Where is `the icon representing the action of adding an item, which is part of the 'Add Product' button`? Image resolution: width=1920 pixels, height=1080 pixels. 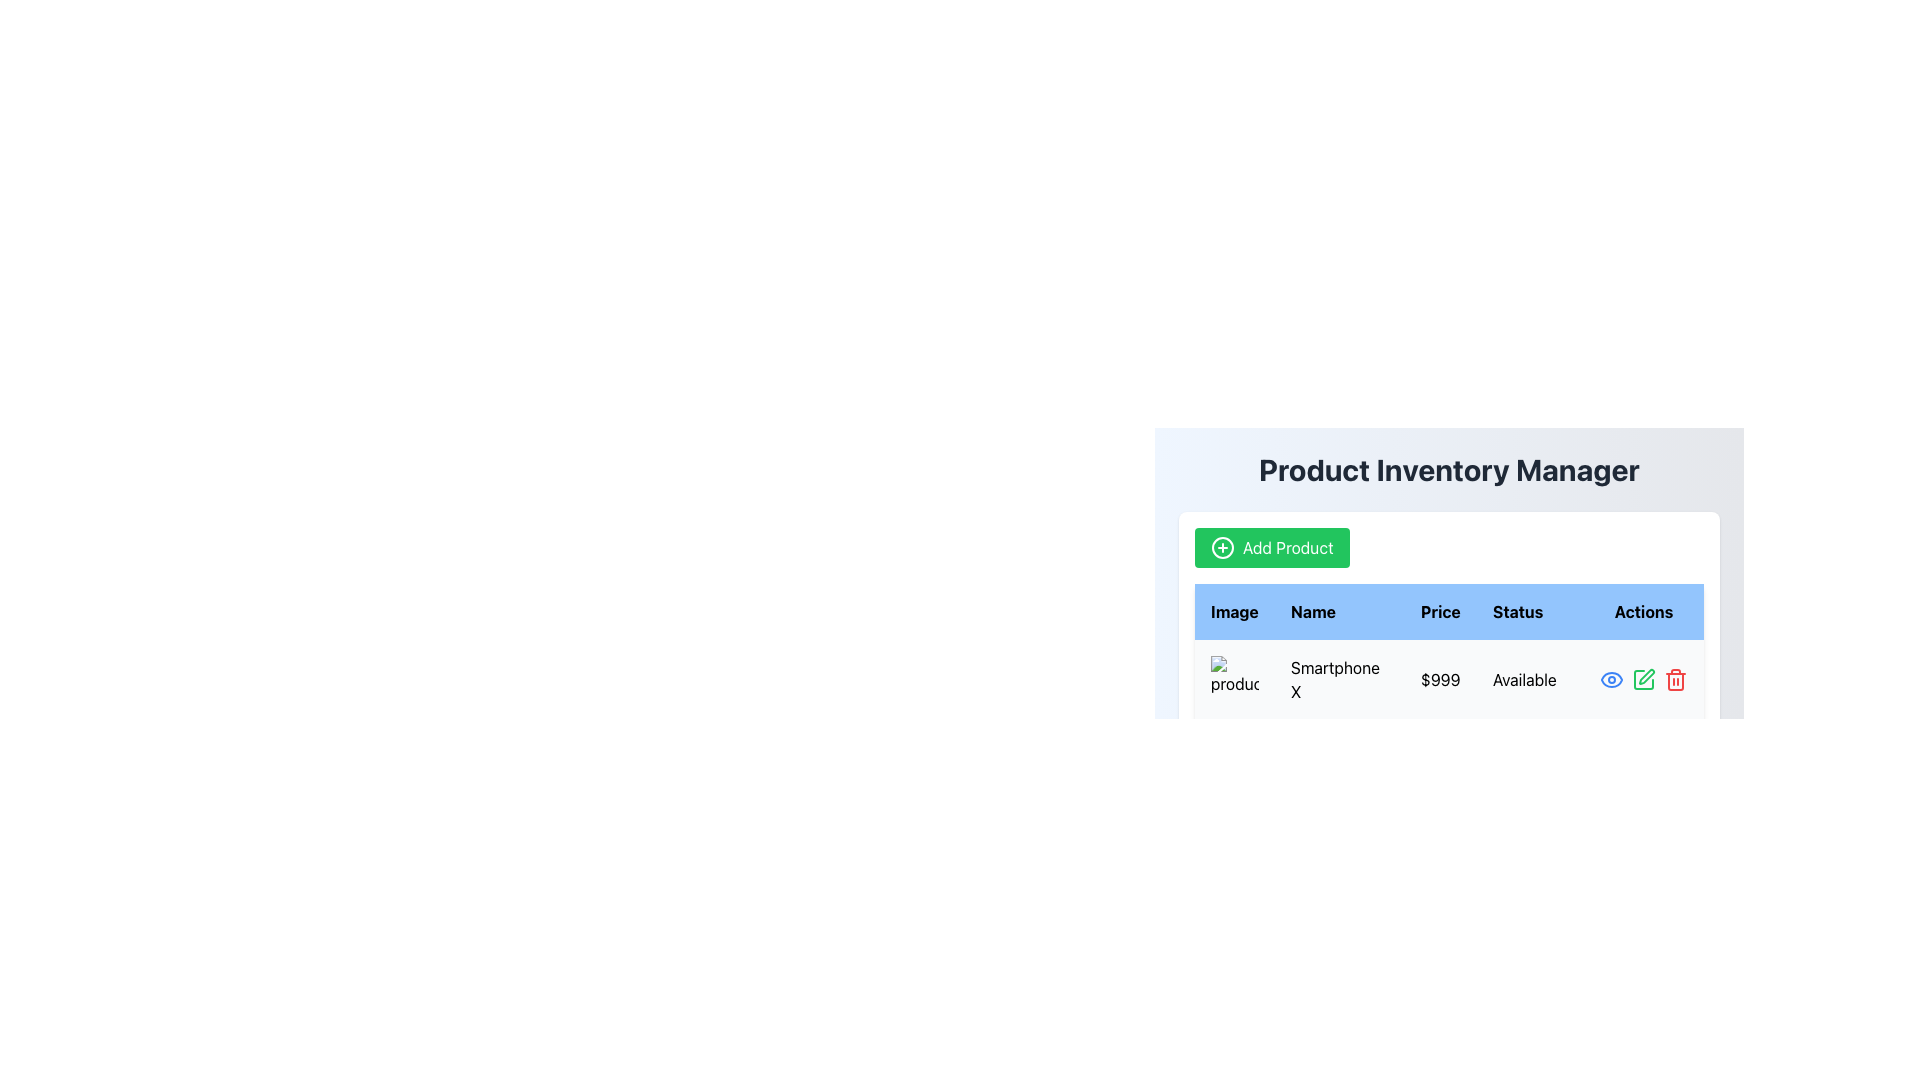 the icon representing the action of adding an item, which is part of the 'Add Product' button is located at coordinates (1222, 547).